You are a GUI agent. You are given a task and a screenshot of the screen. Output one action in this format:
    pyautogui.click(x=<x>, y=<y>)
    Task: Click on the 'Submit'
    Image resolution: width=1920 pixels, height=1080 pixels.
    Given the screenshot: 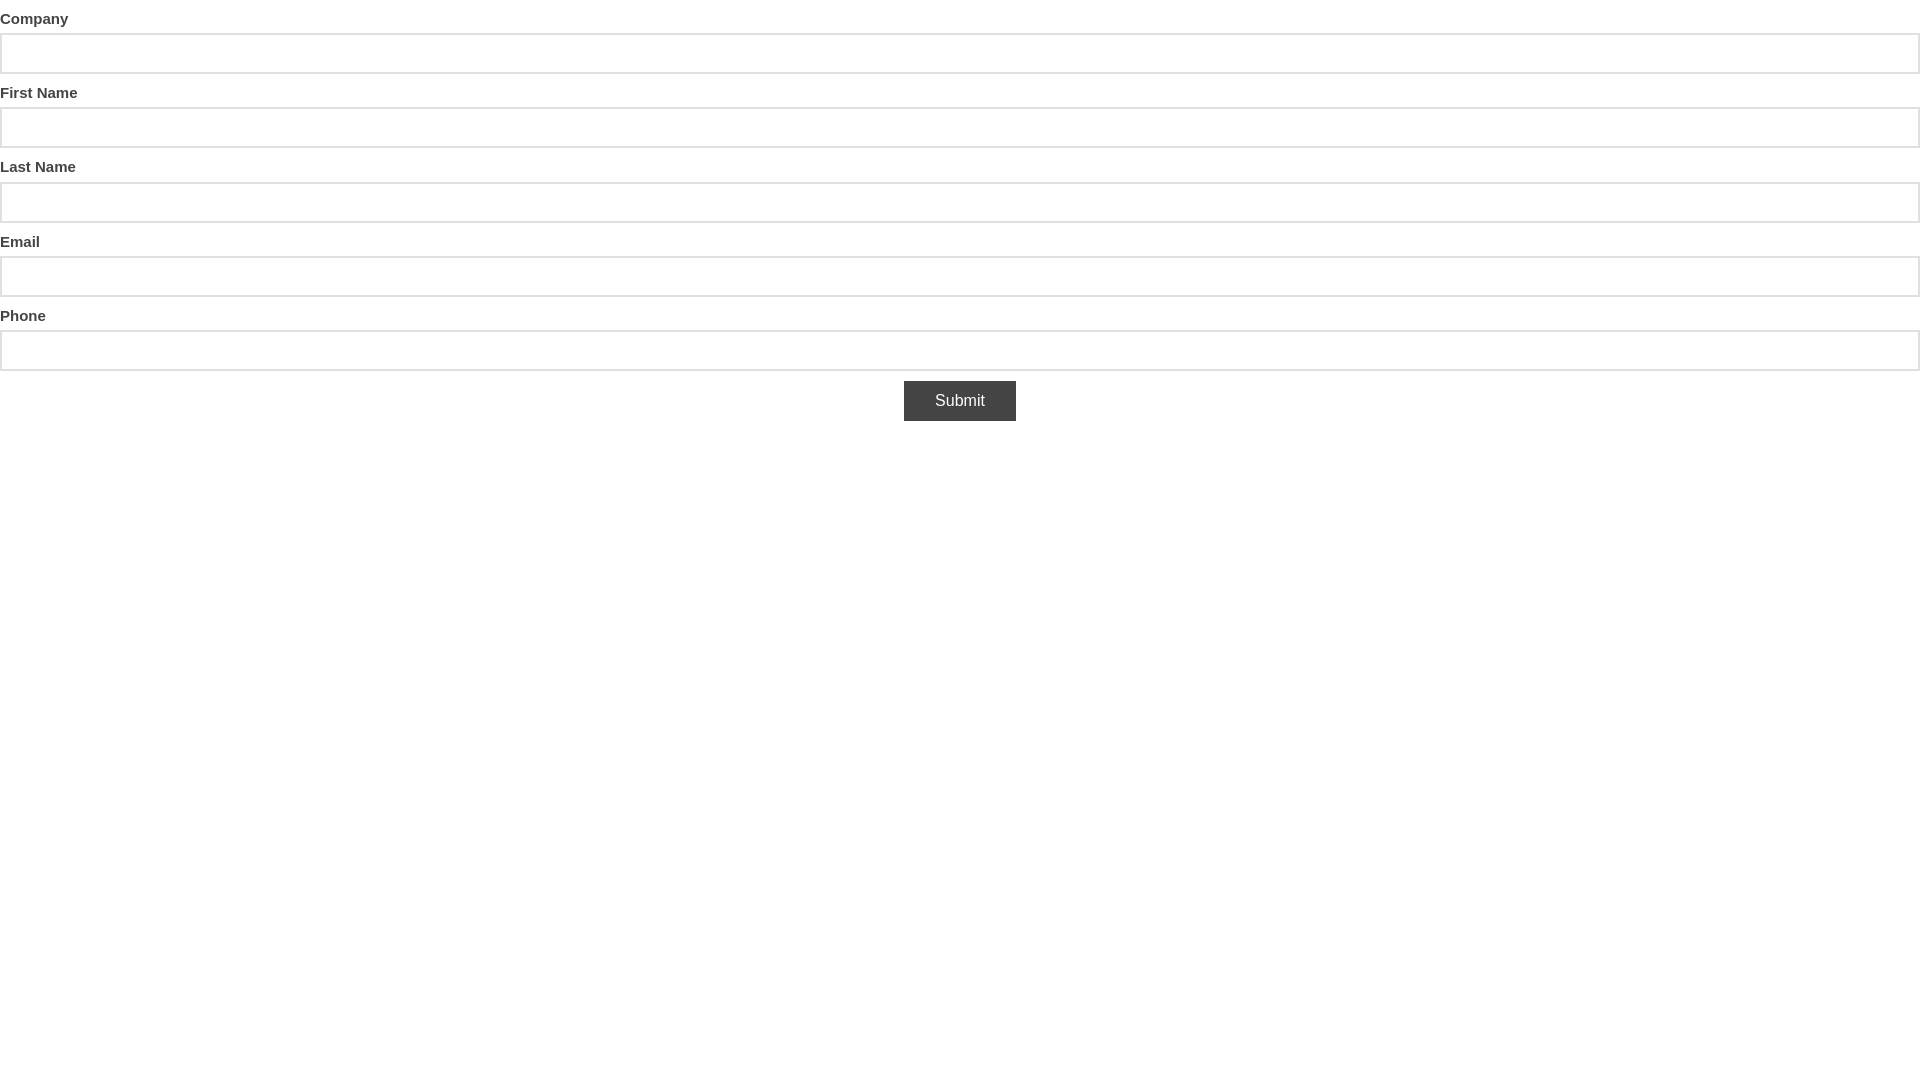 What is the action you would take?
    pyautogui.click(x=902, y=401)
    